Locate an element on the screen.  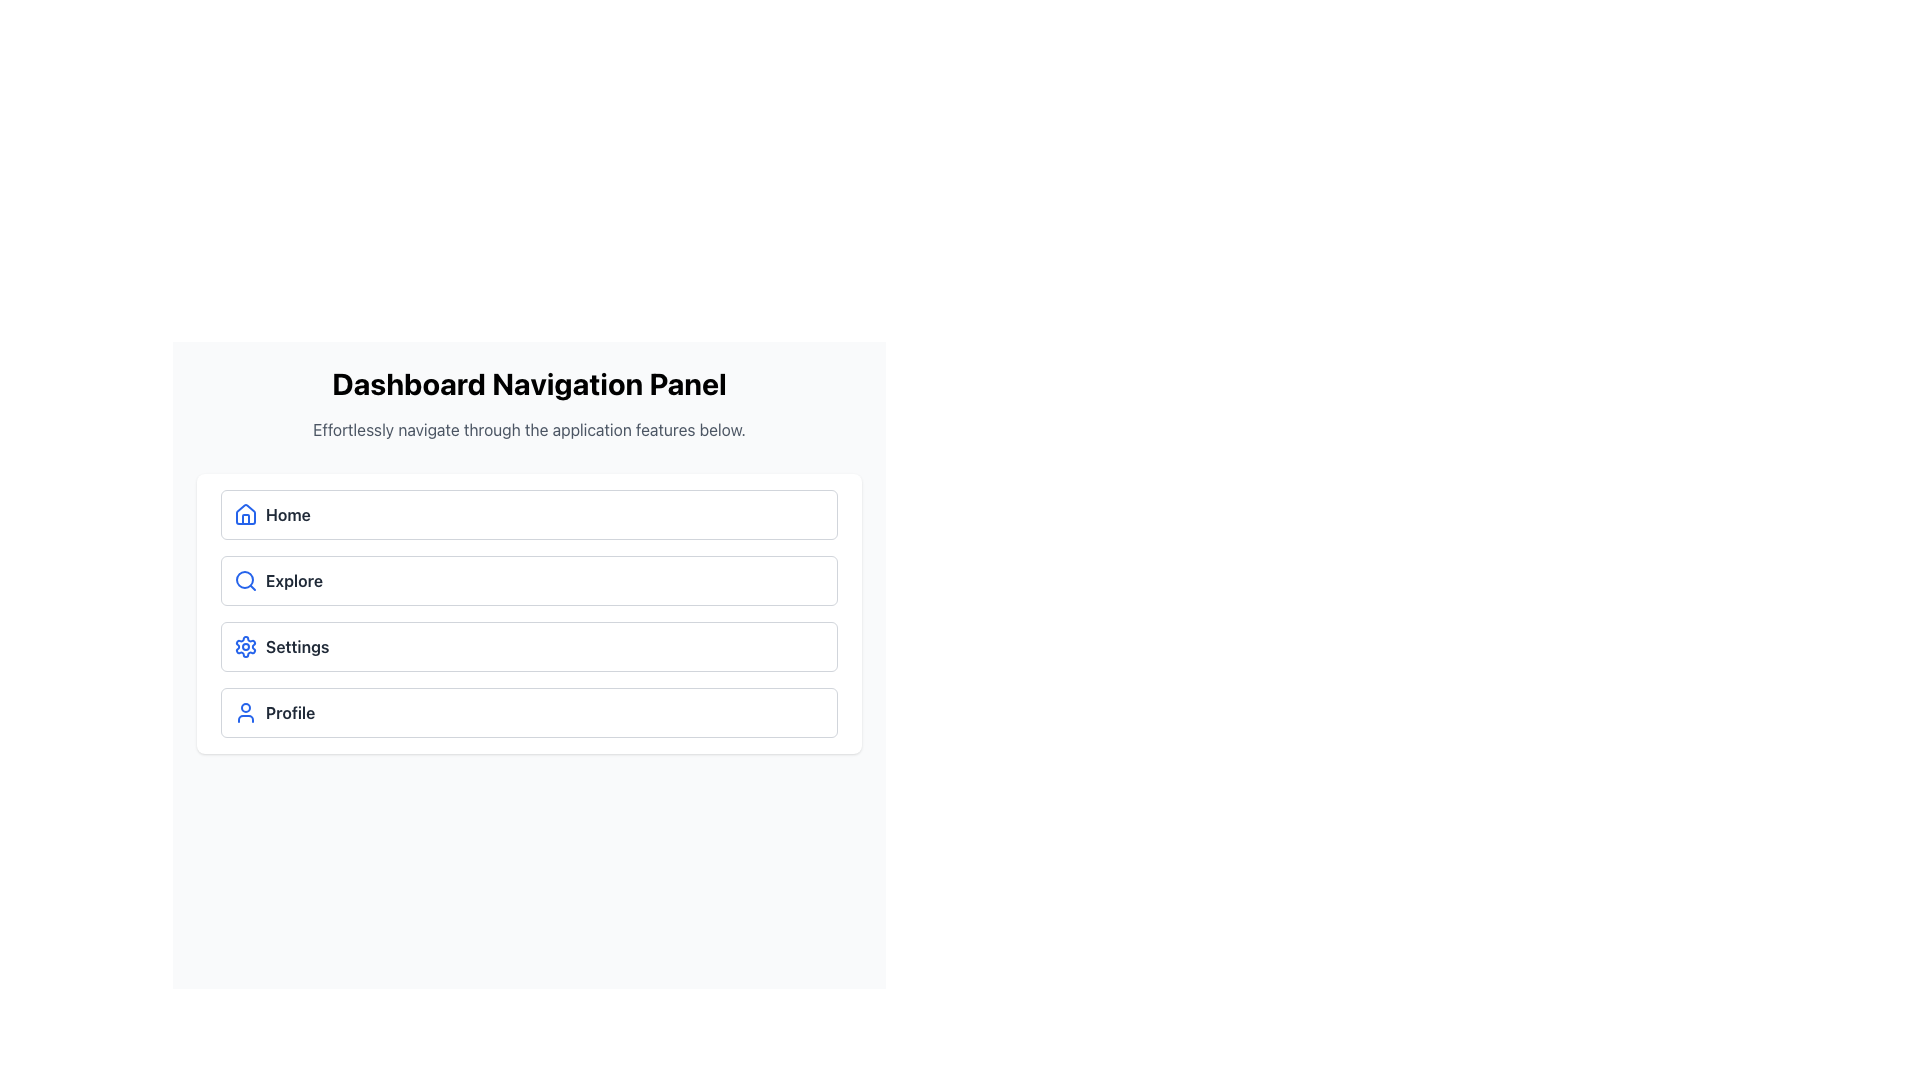
the 'Explore' navigation button, which is the second item in the vertical navigation list is located at coordinates (529, 581).